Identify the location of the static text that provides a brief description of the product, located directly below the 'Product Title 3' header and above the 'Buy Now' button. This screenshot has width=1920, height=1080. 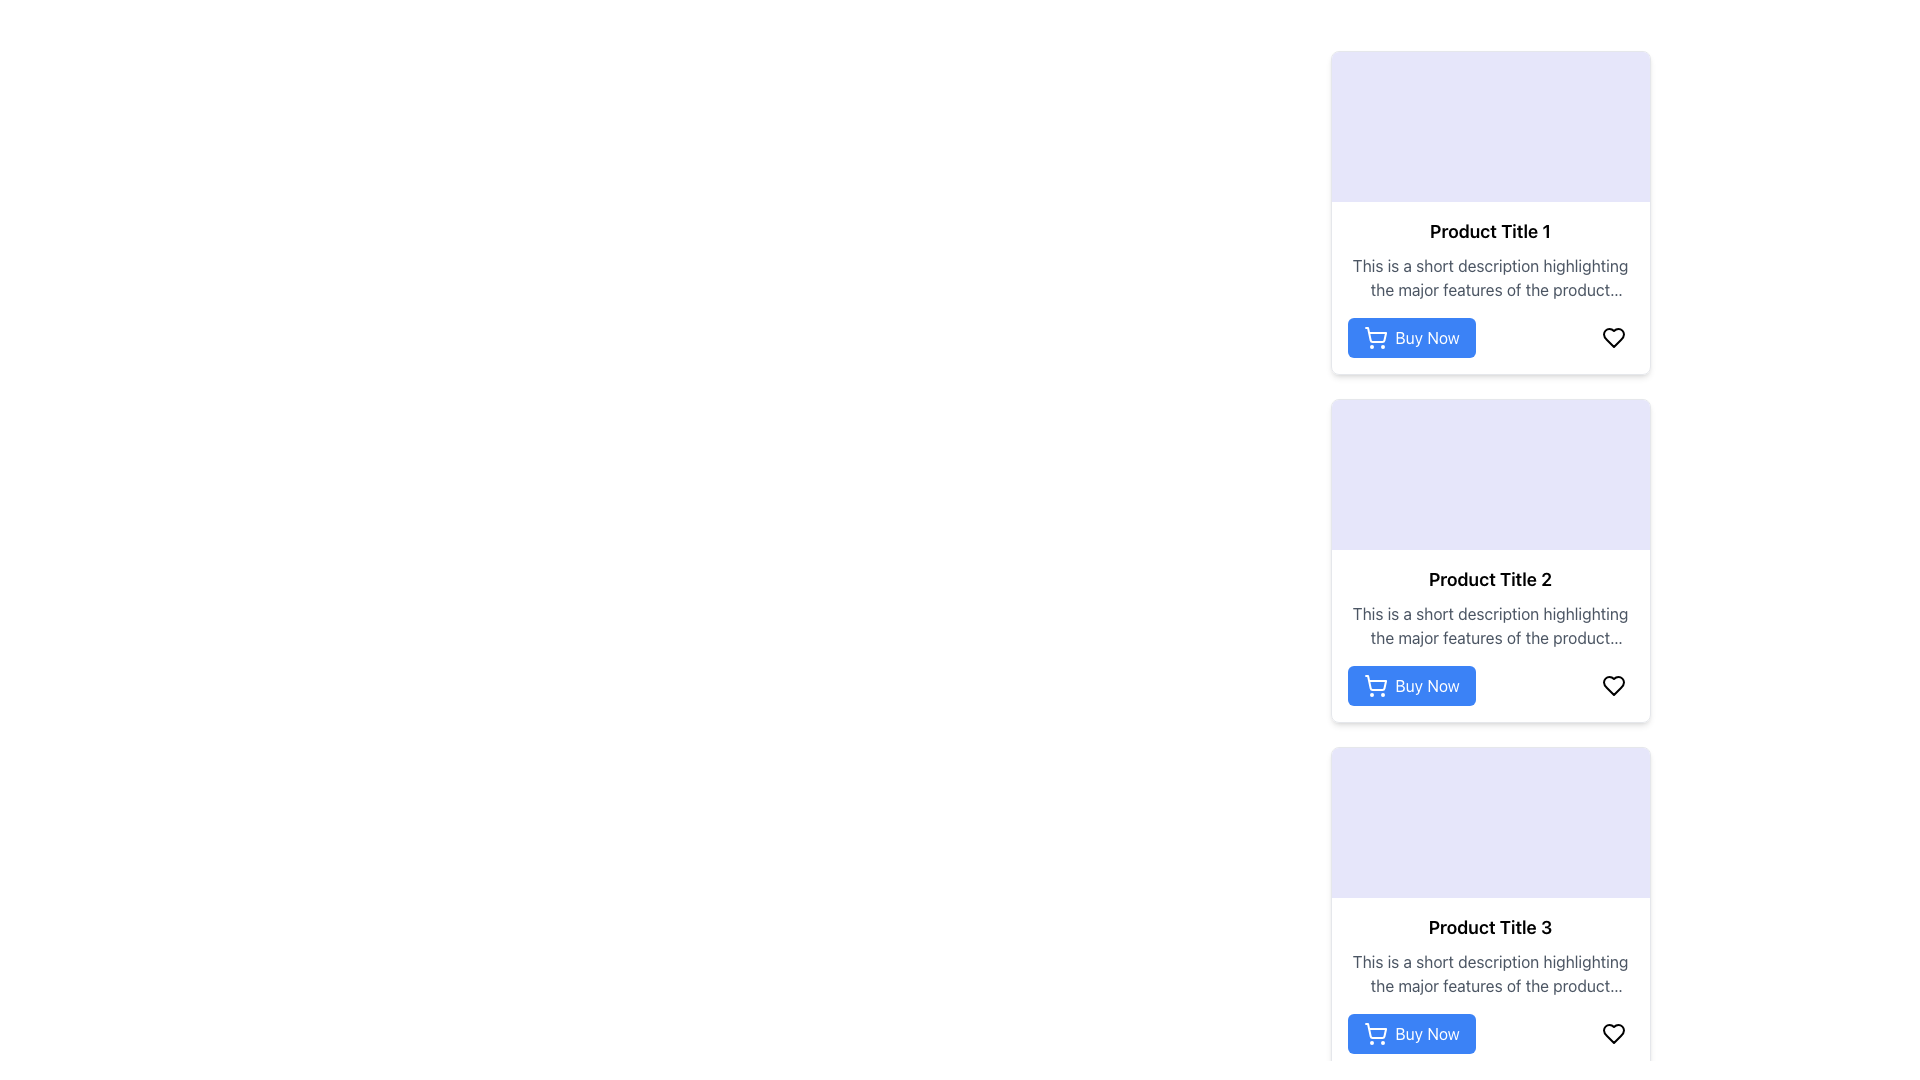
(1490, 973).